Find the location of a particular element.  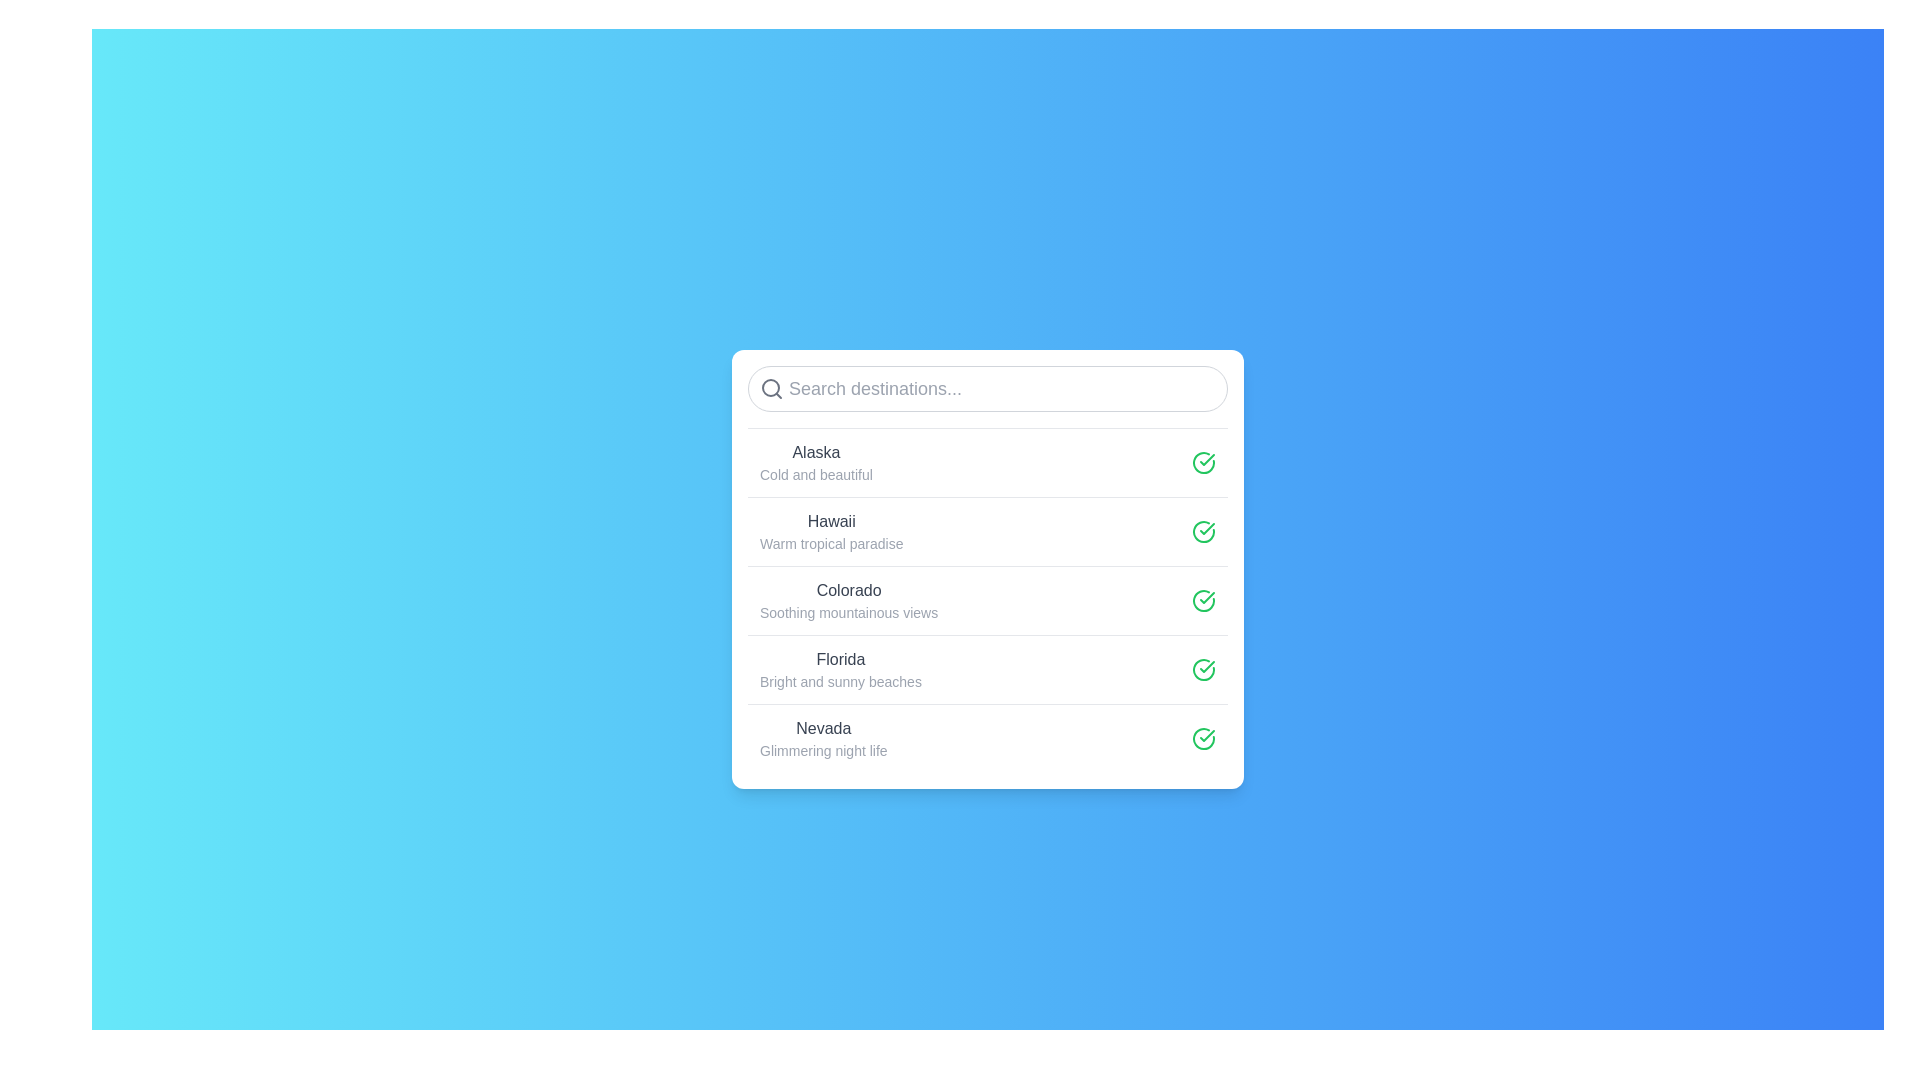

the green circular checkmark icon located at the top-right of the row labeled 'Hawaii', which signifies selection or approval is located at coordinates (1203, 530).